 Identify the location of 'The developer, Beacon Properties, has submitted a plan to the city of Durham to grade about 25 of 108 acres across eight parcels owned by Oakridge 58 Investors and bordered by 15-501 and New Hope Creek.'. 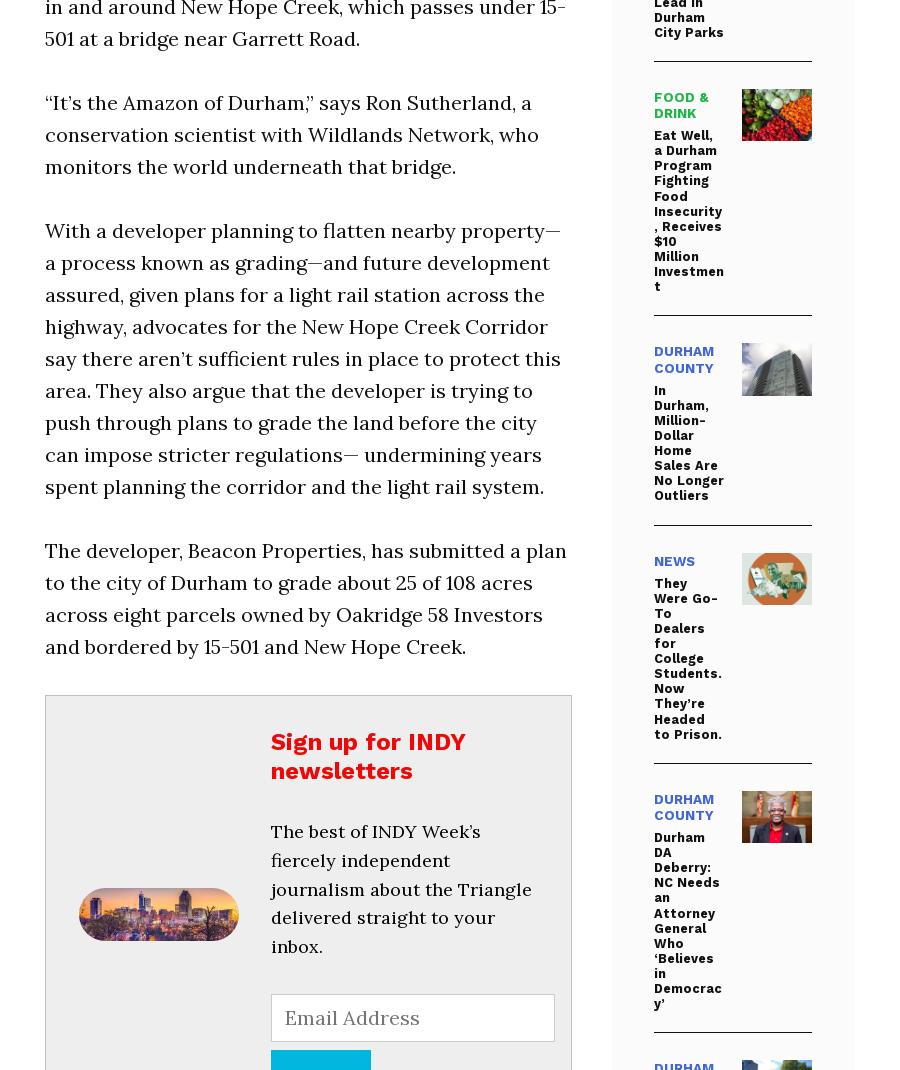
(305, 596).